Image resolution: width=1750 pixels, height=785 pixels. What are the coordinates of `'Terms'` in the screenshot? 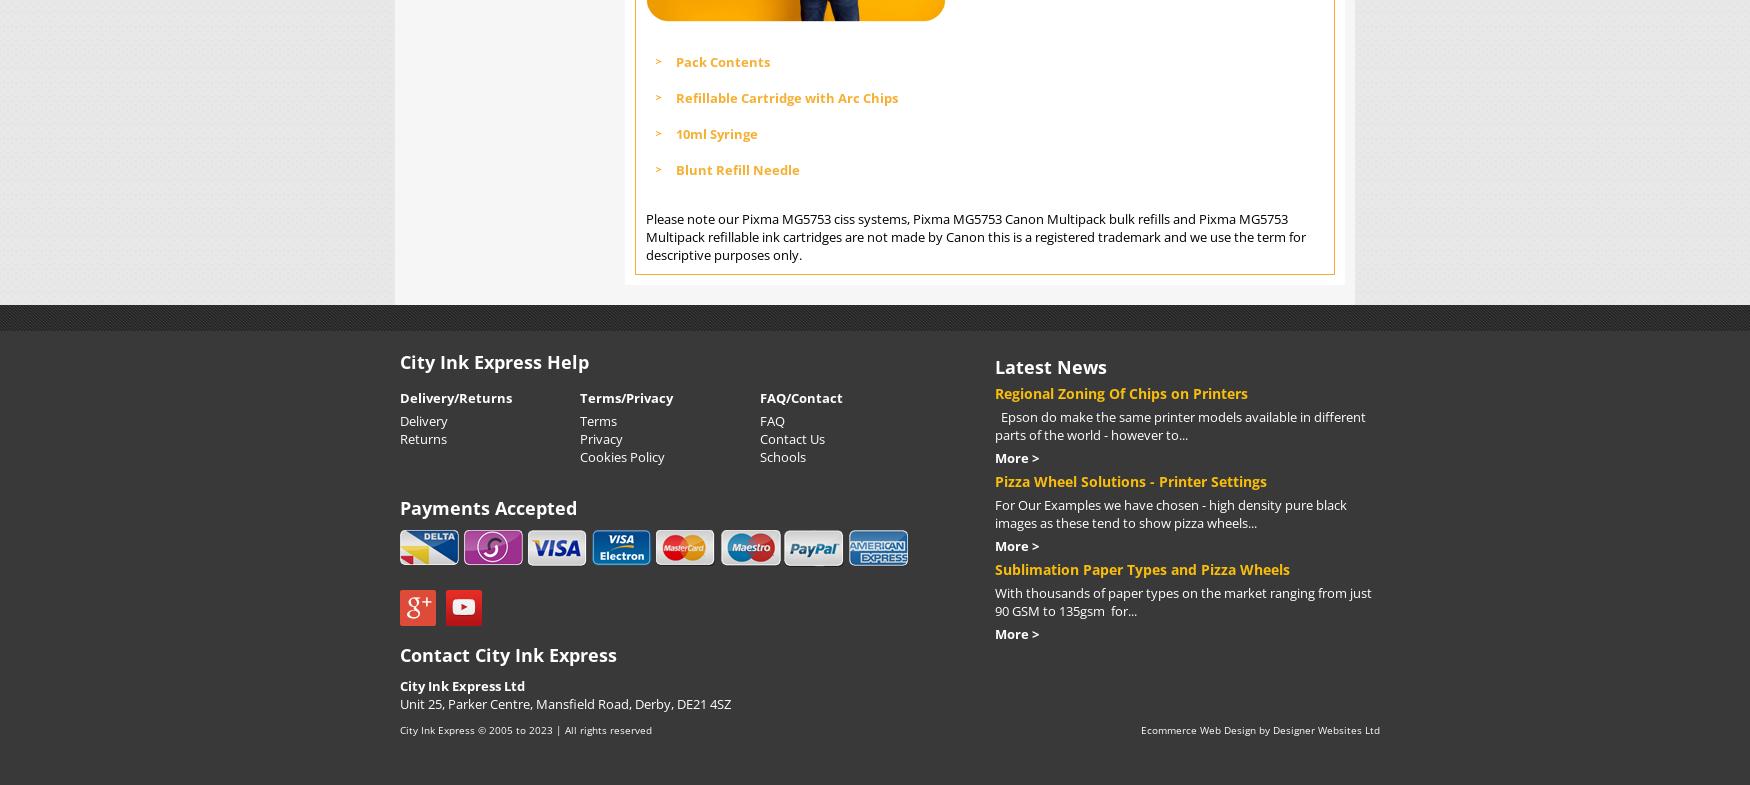 It's located at (598, 419).